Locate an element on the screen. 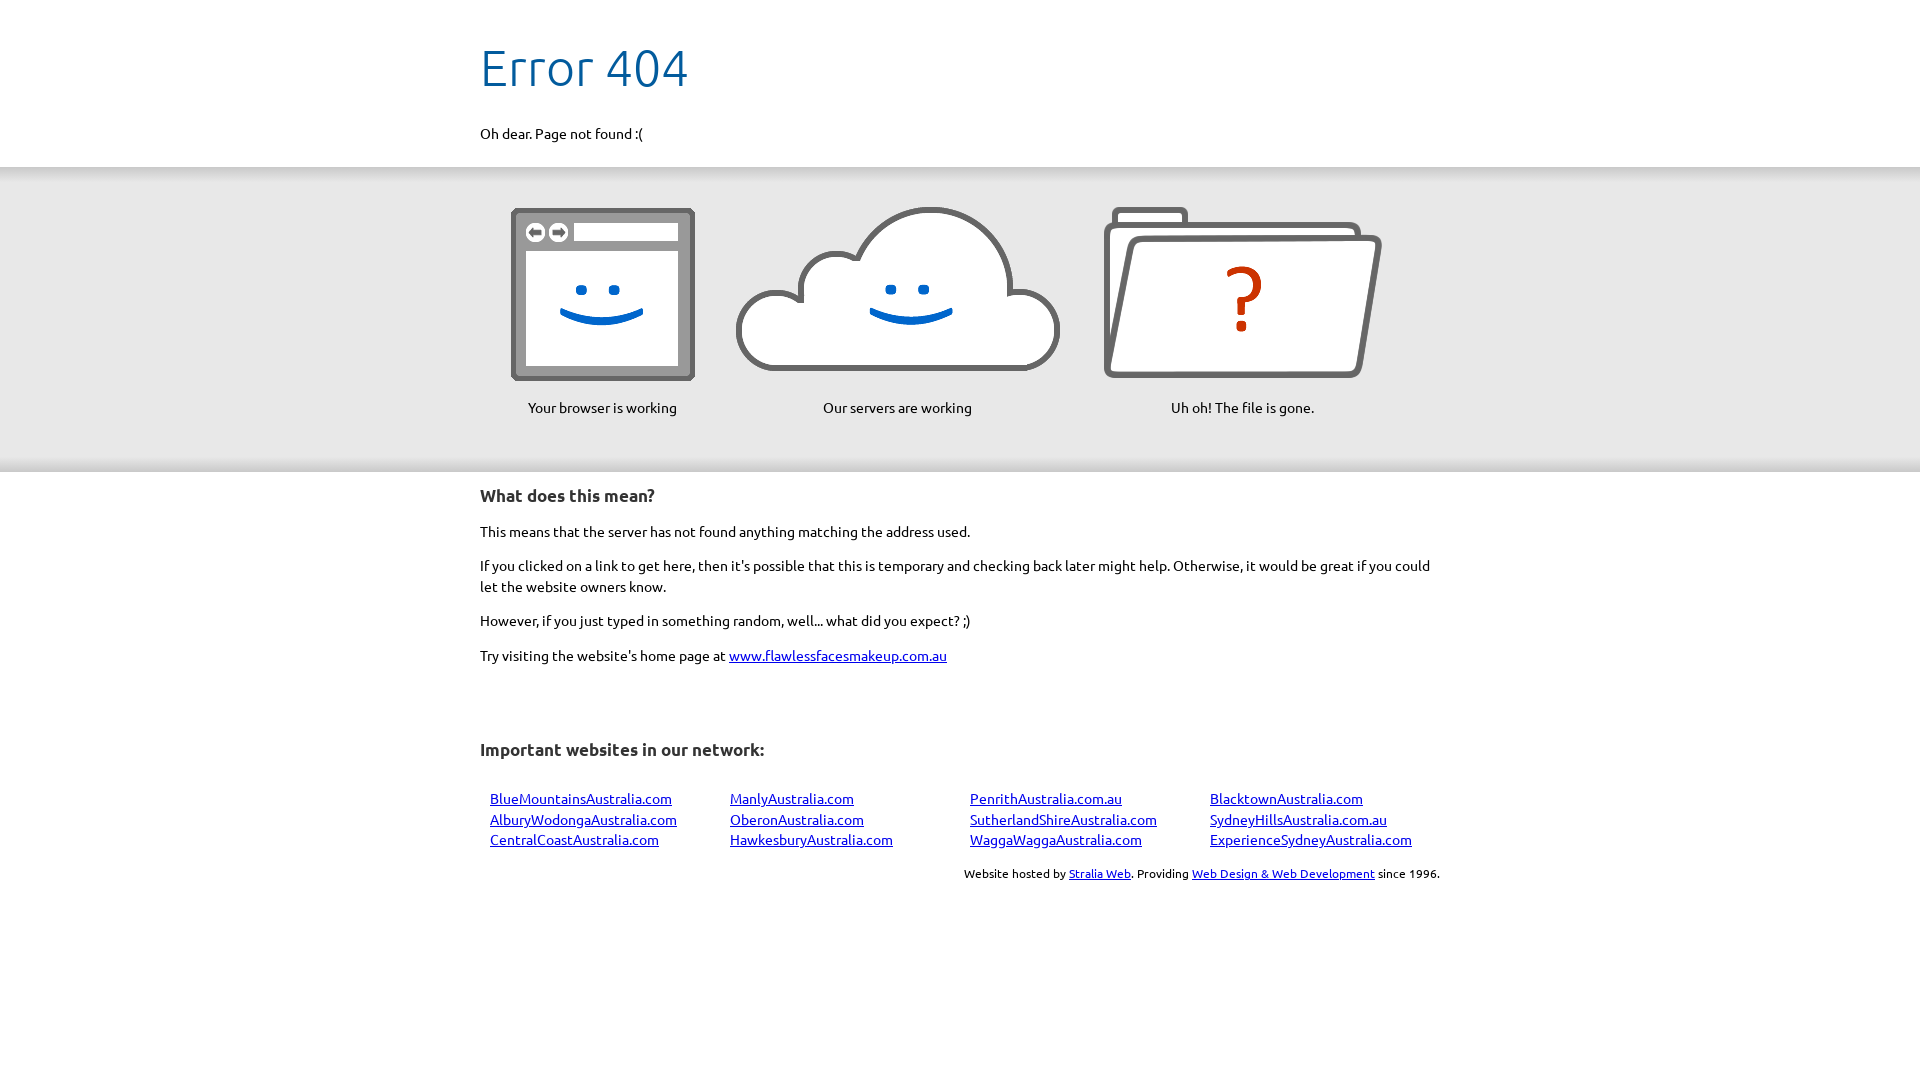 The height and width of the screenshot is (1080, 1920). 'WaggaWaggaAustralia.com' is located at coordinates (1055, 839).